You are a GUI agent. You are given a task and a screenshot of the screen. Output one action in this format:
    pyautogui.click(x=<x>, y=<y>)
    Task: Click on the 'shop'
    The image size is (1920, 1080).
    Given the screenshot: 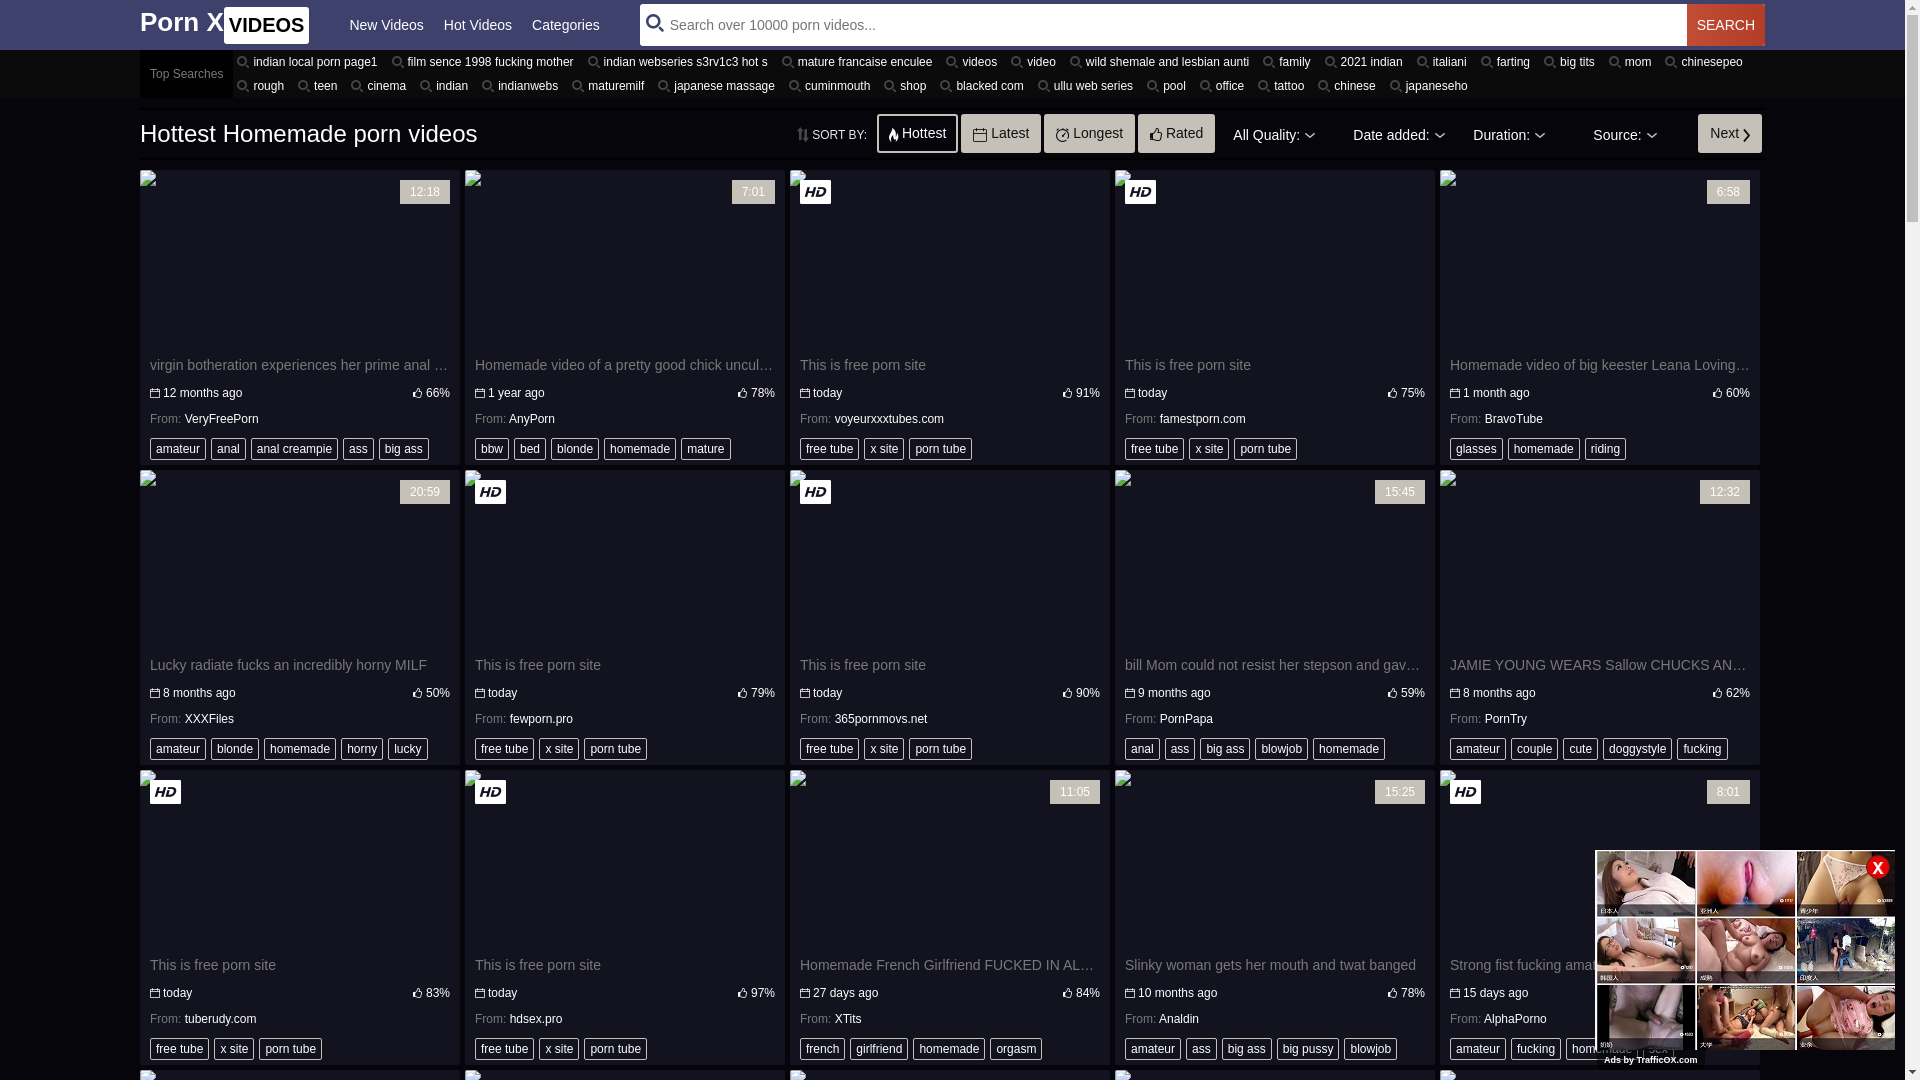 What is the action you would take?
    pyautogui.click(x=879, y=84)
    